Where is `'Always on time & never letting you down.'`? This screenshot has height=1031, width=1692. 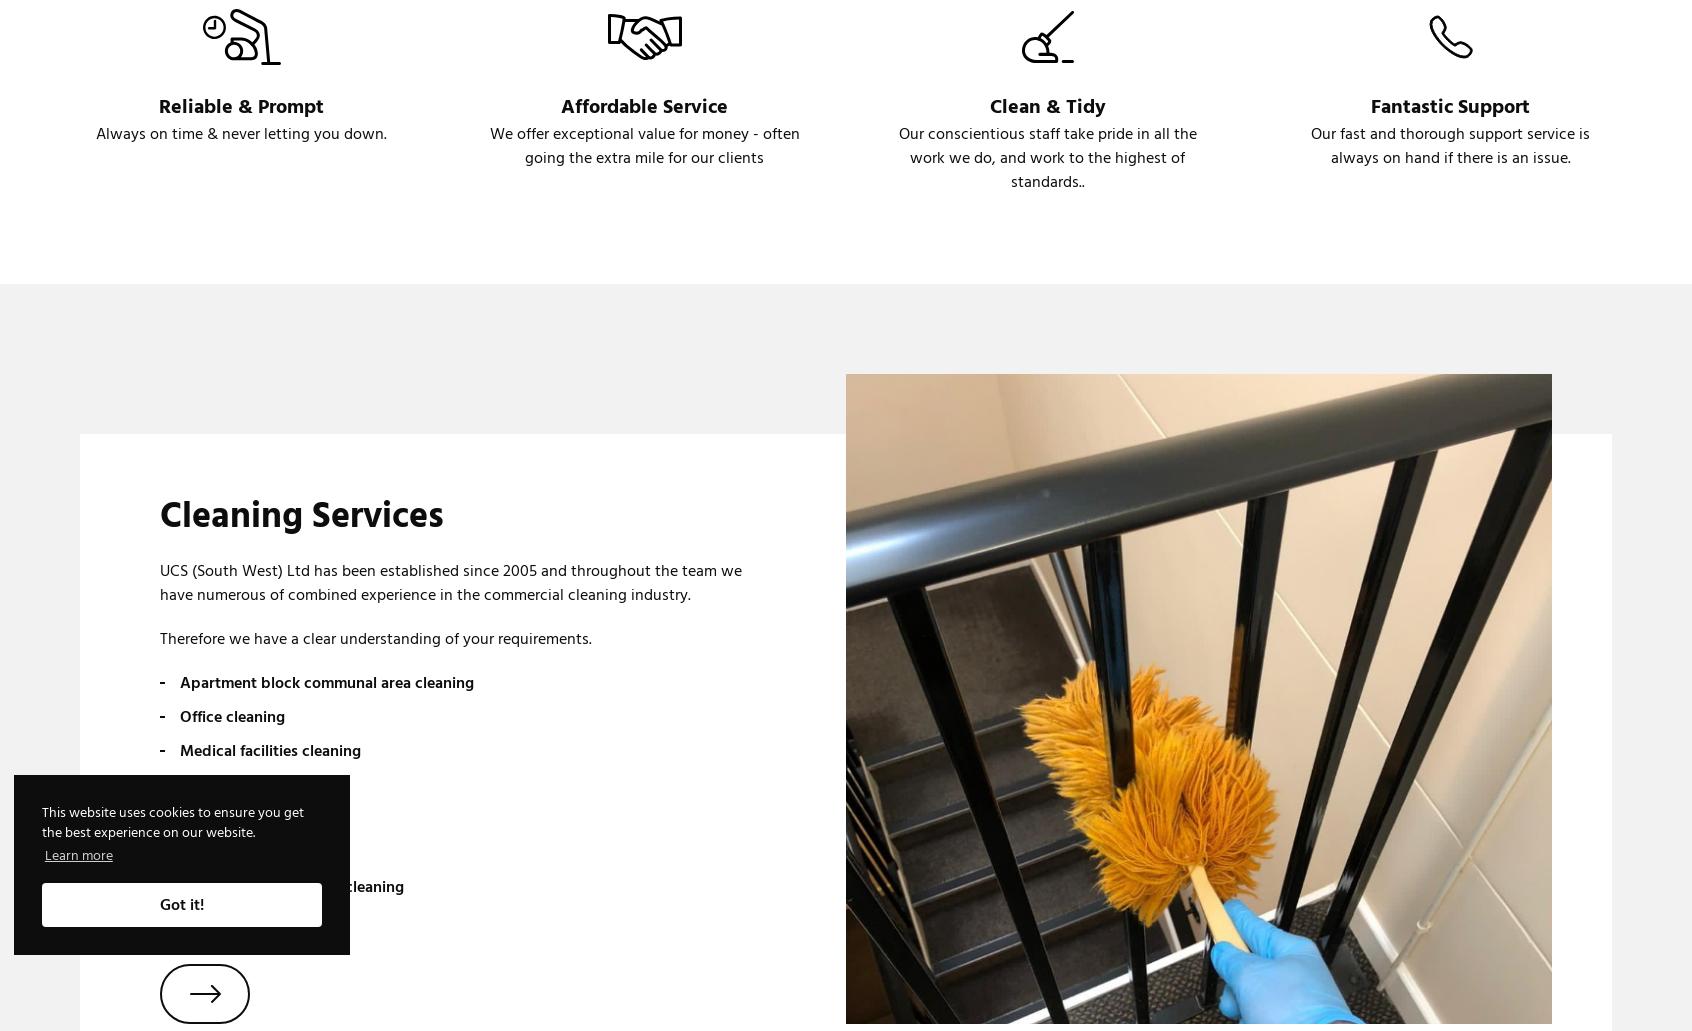 'Always on time & never letting you down.' is located at coordinates (241, 133).